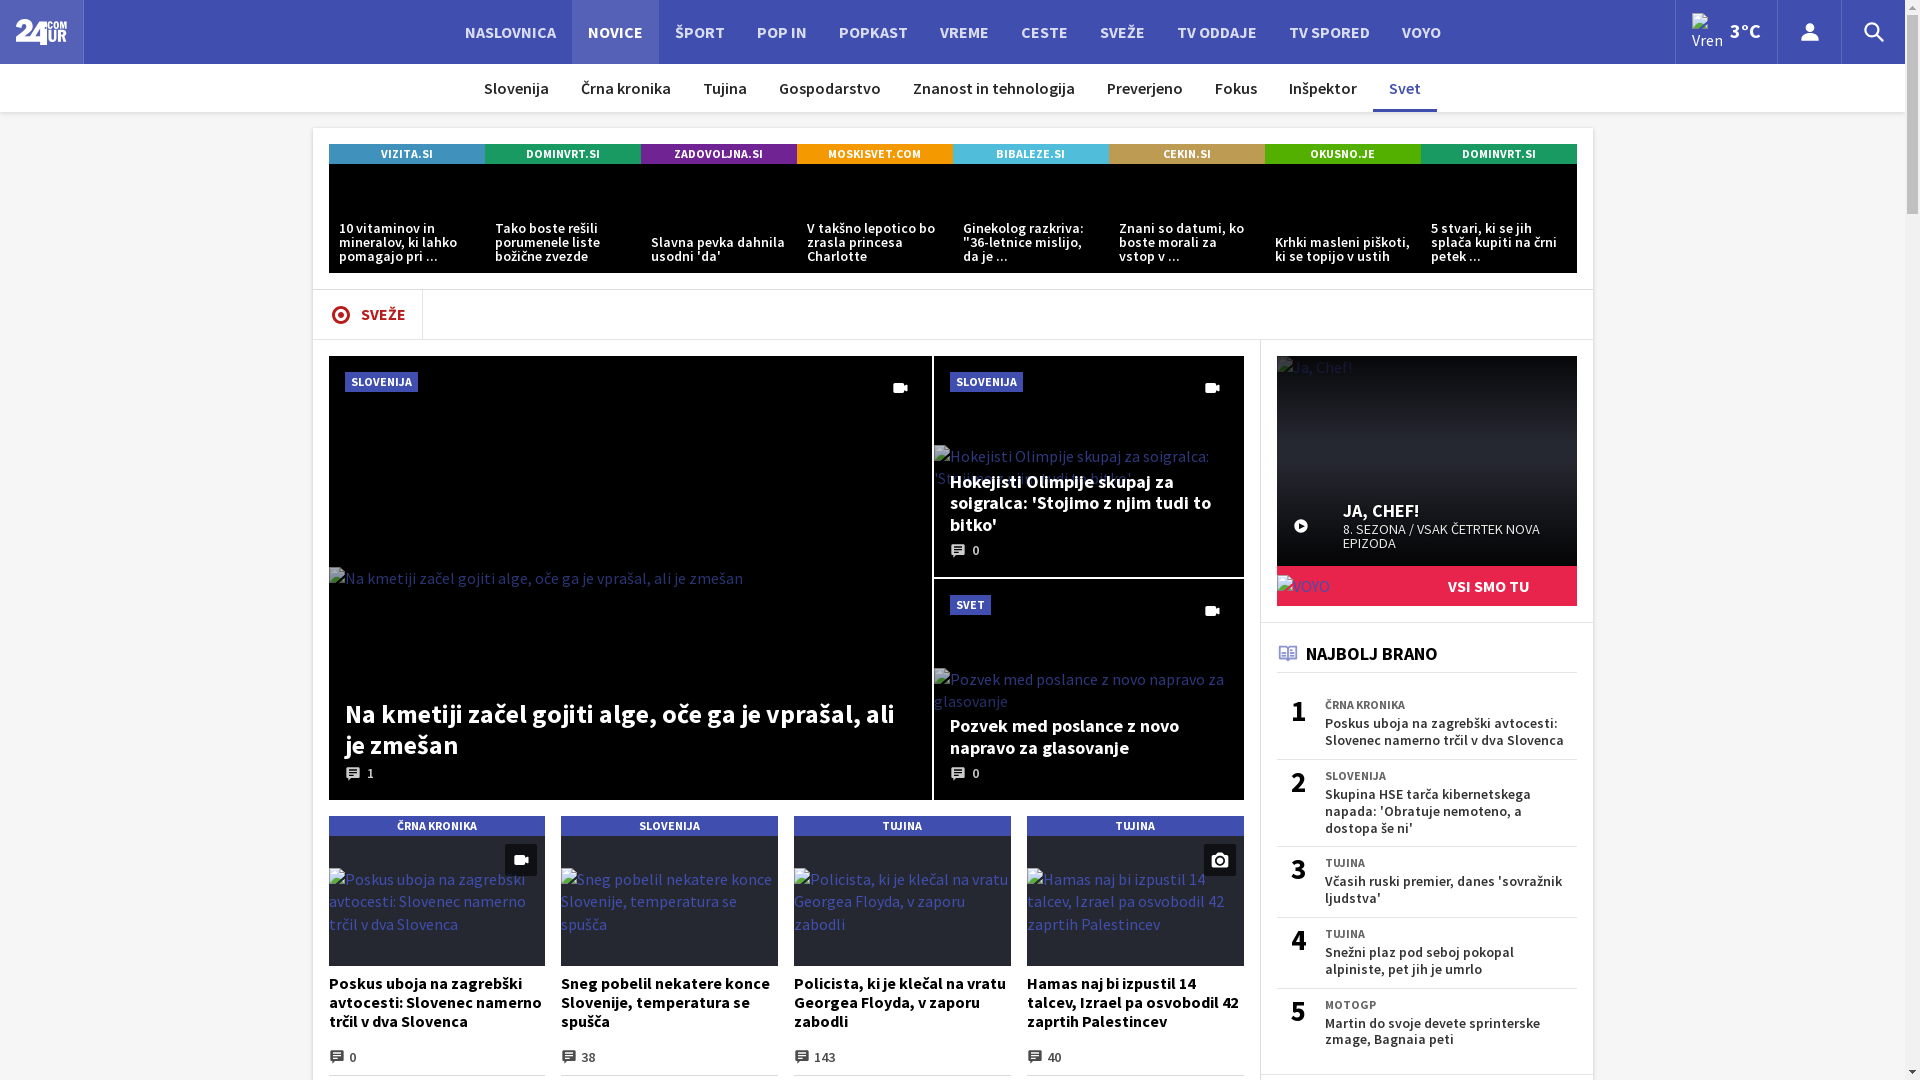  Describe the element at coordinates (1214, 31) in the screenshot. I see `'TV ODDAJE'` at that location.